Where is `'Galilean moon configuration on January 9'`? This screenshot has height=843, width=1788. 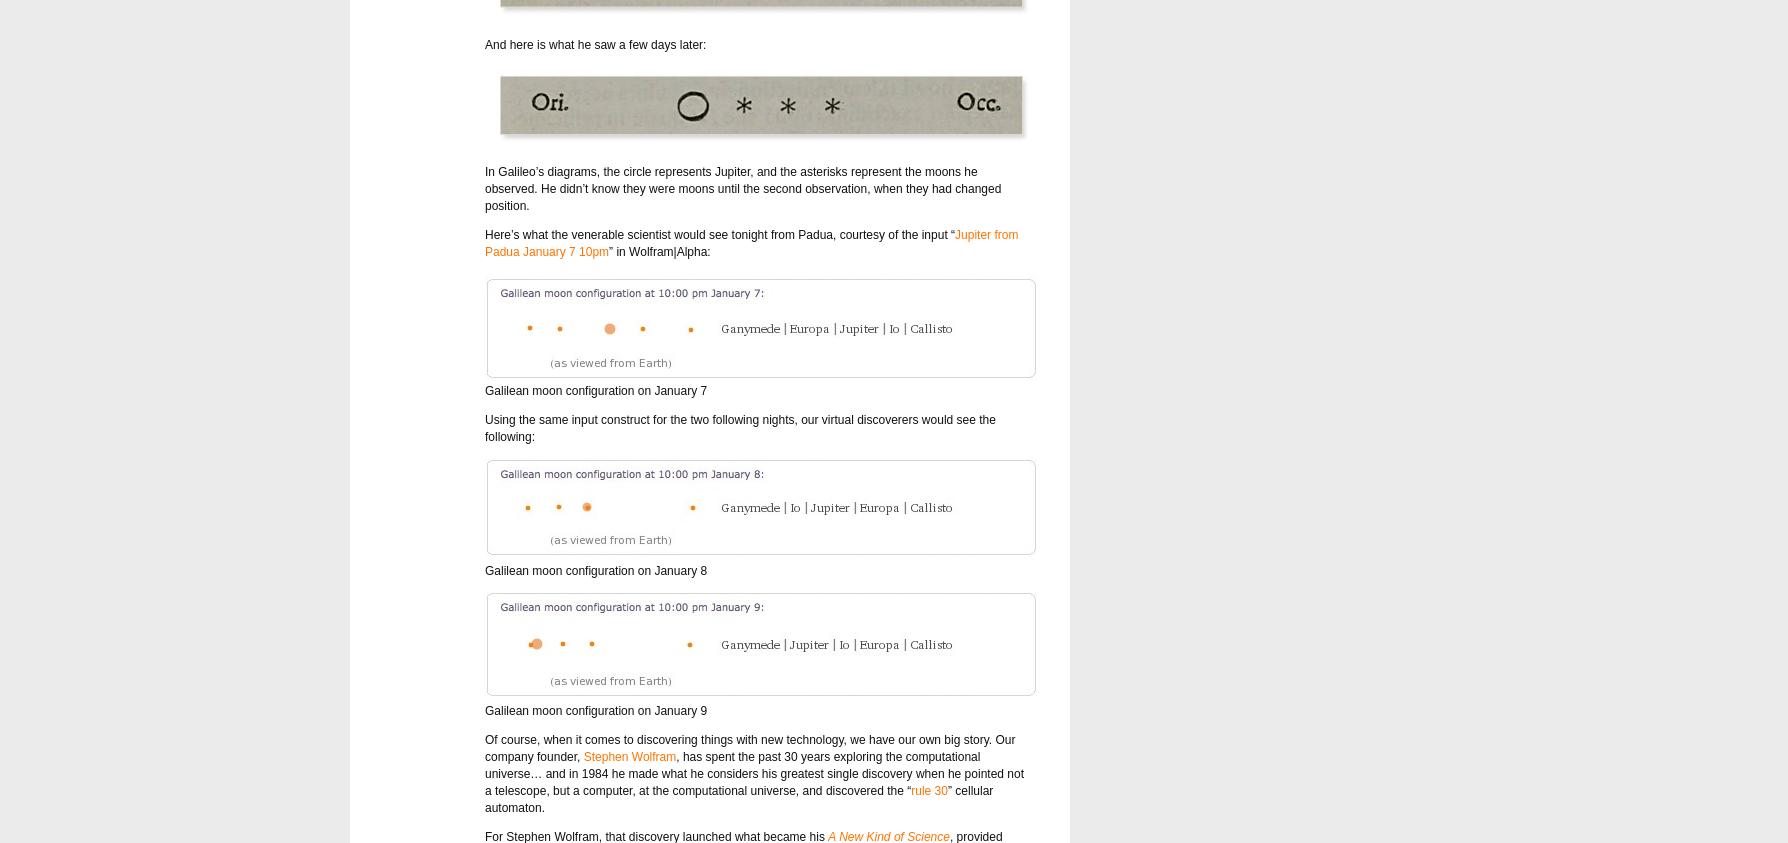
'Galilean moon configuration on January 9' is located at coordinates (595, 710).